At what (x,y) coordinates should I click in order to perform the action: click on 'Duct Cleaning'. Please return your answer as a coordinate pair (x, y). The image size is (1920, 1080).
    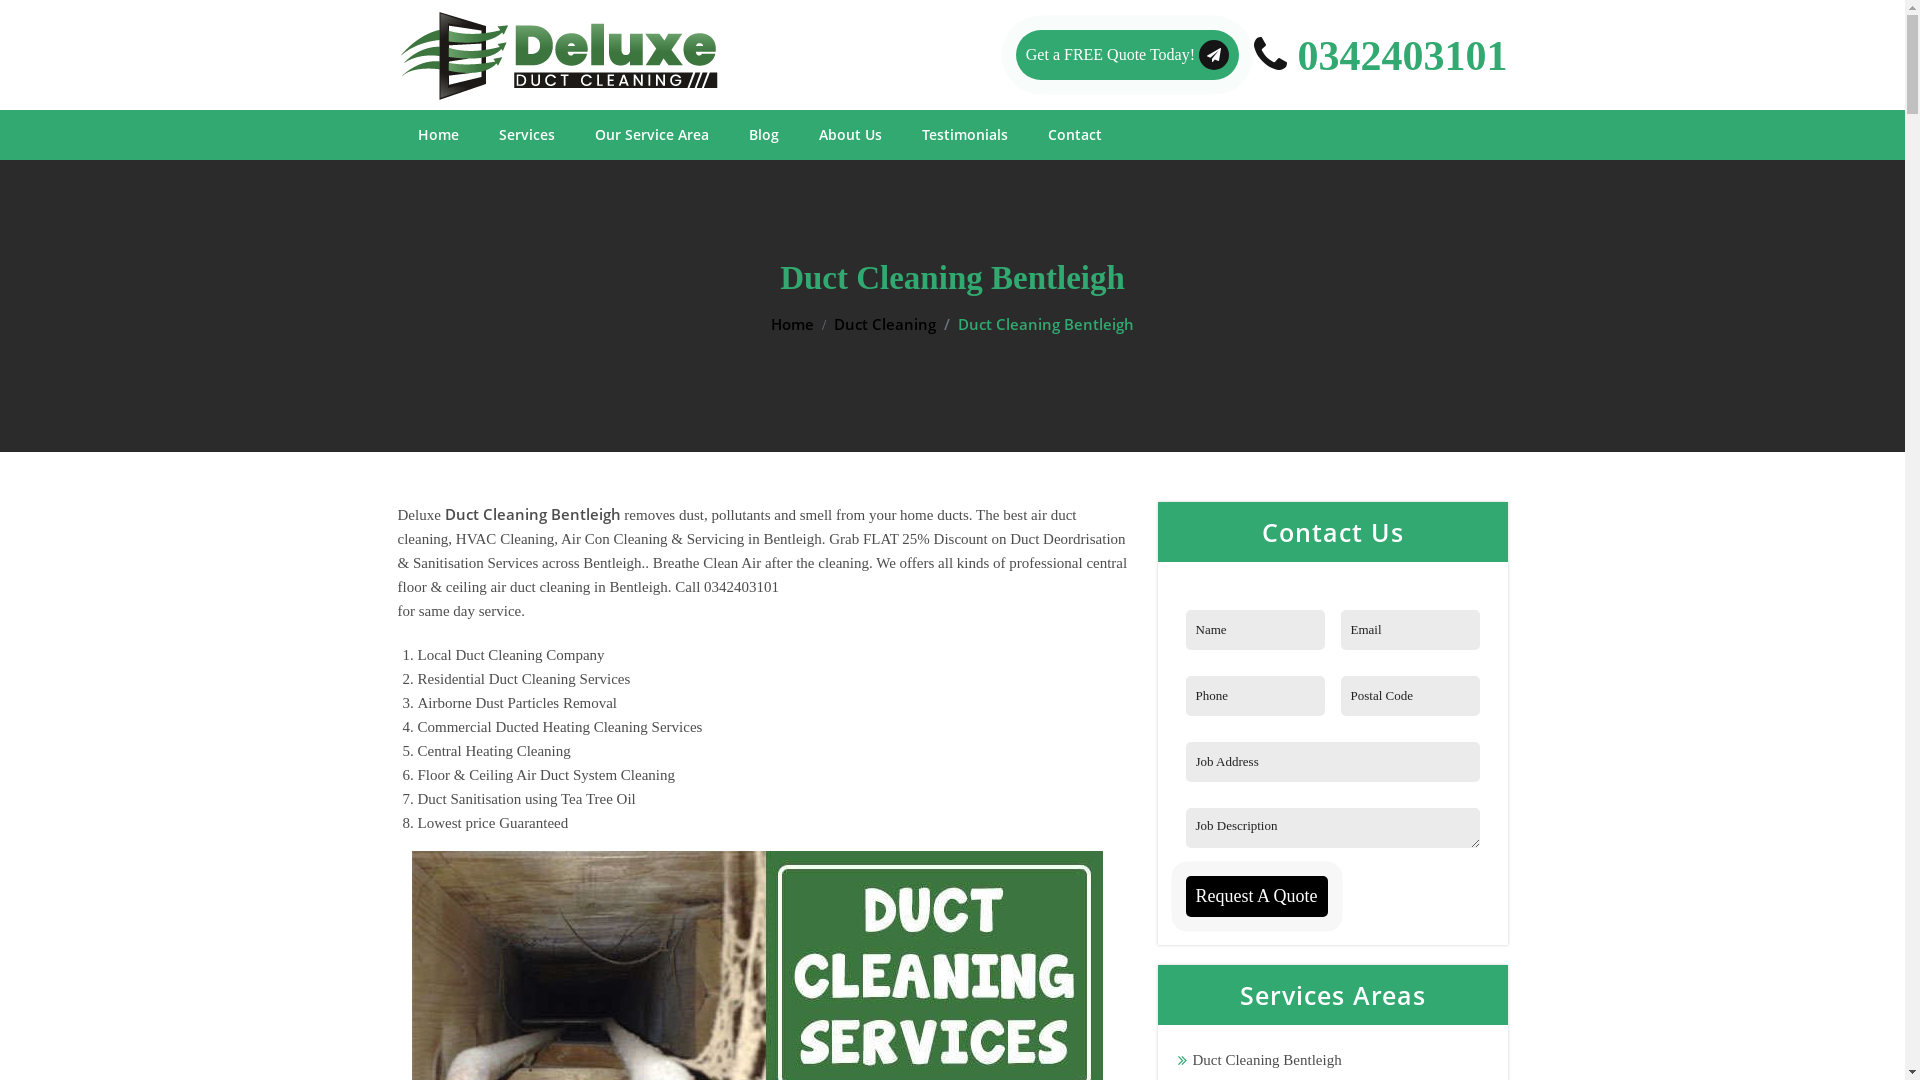
    Looking at the image, I should click on (883, 323).